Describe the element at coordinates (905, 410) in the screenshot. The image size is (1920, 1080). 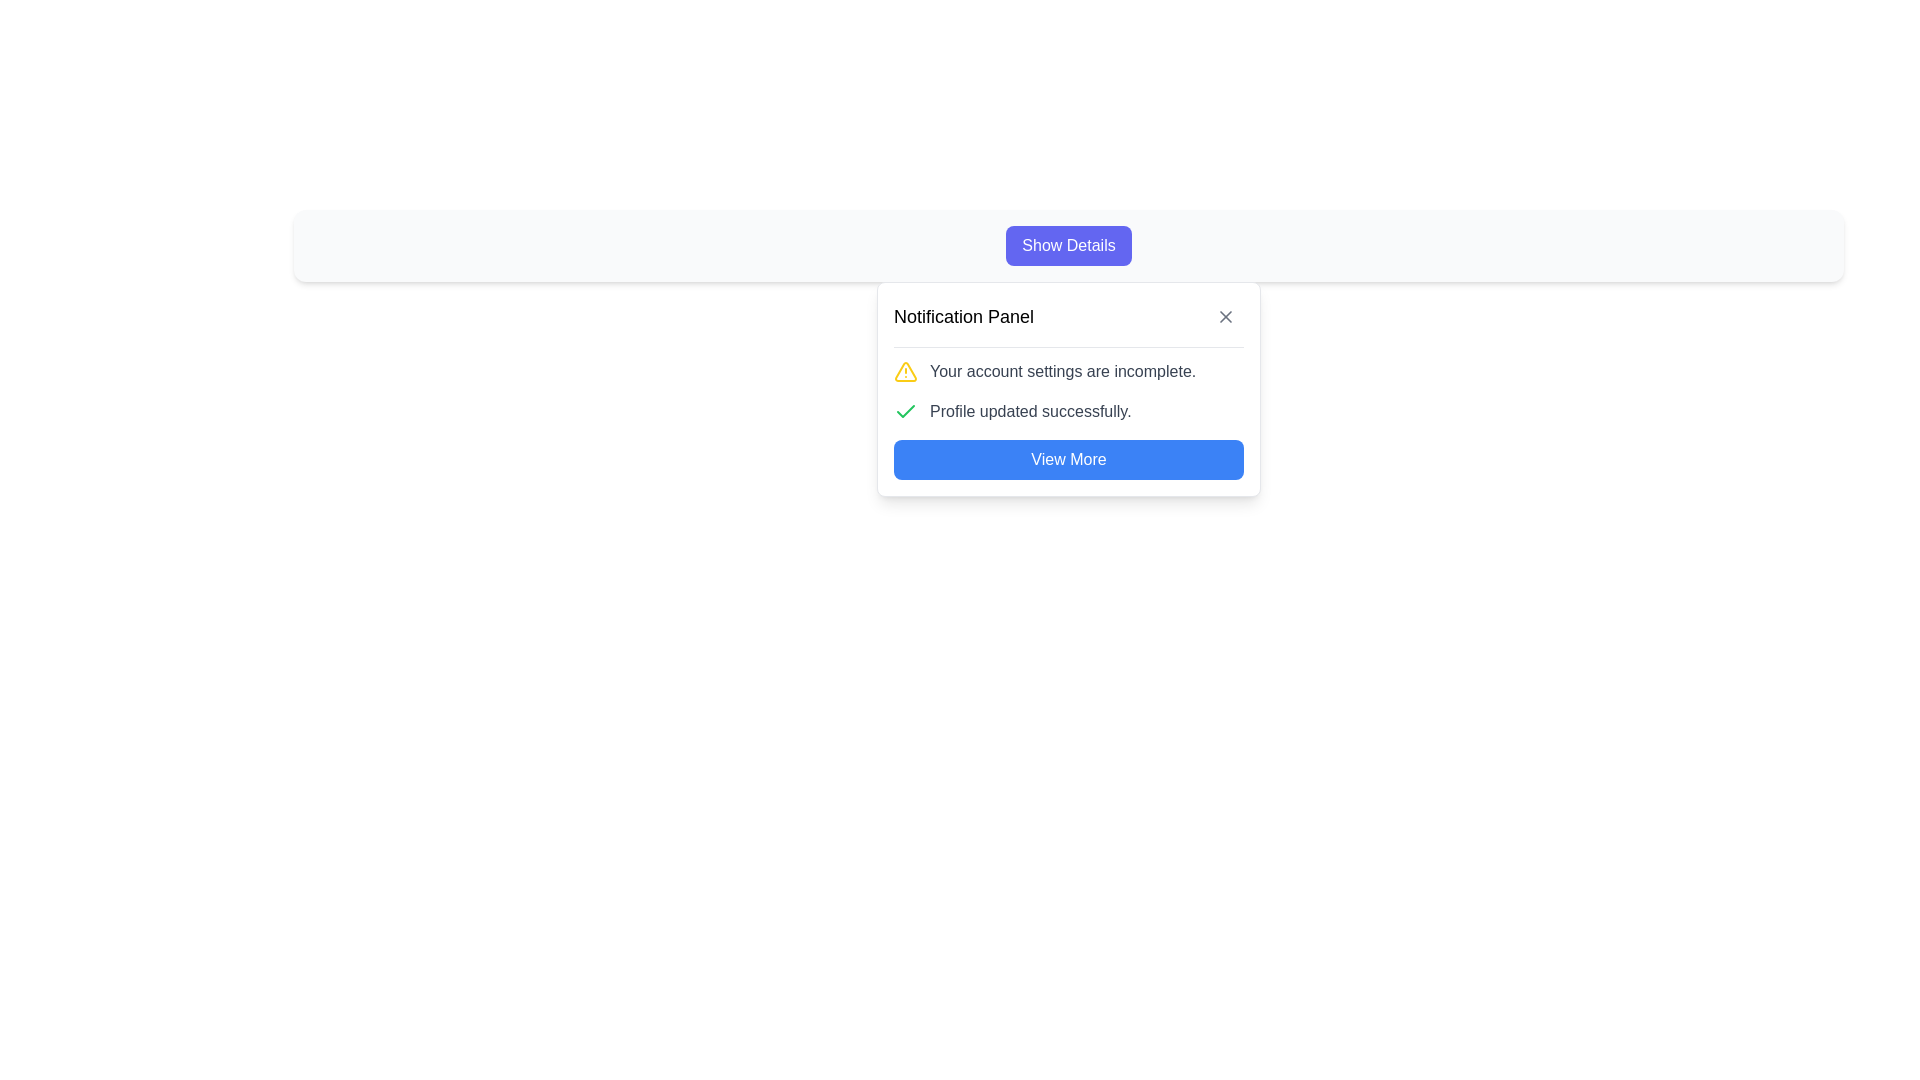
I see `the checkmark icon indicating successful profile update located in the notification panel next to the text 'Profile updated successfully.'` at that location.